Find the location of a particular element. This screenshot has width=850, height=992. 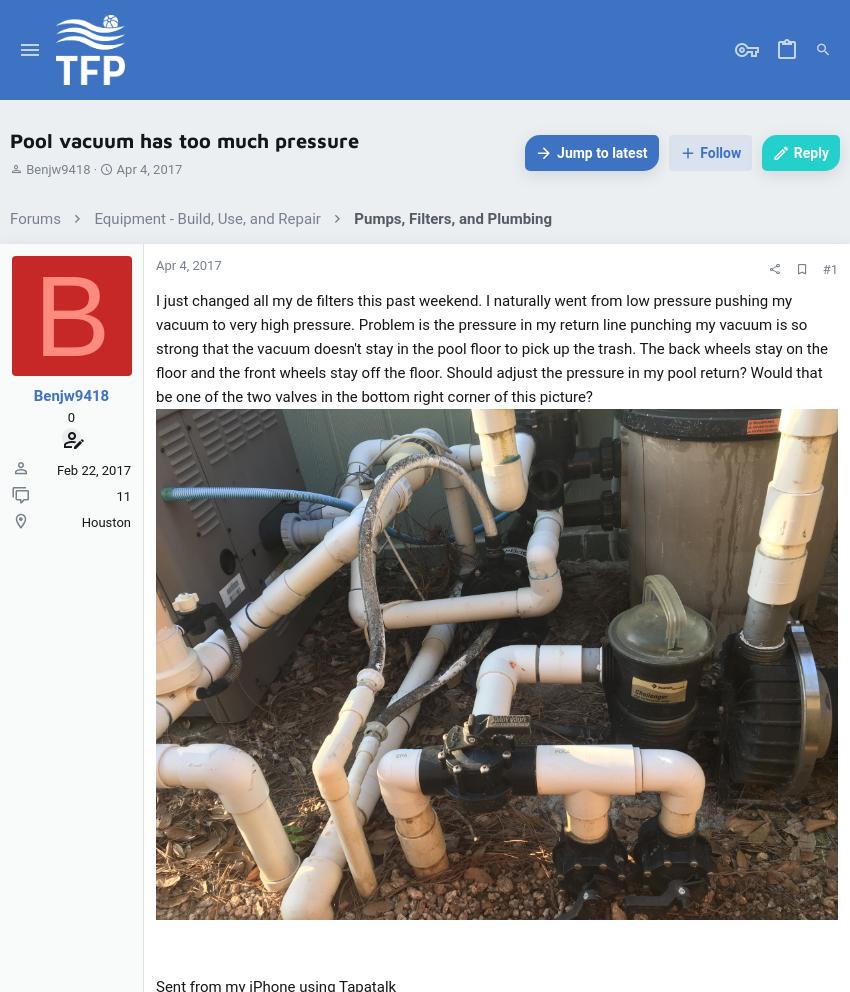

'11' is located at coordinates (115, 496).